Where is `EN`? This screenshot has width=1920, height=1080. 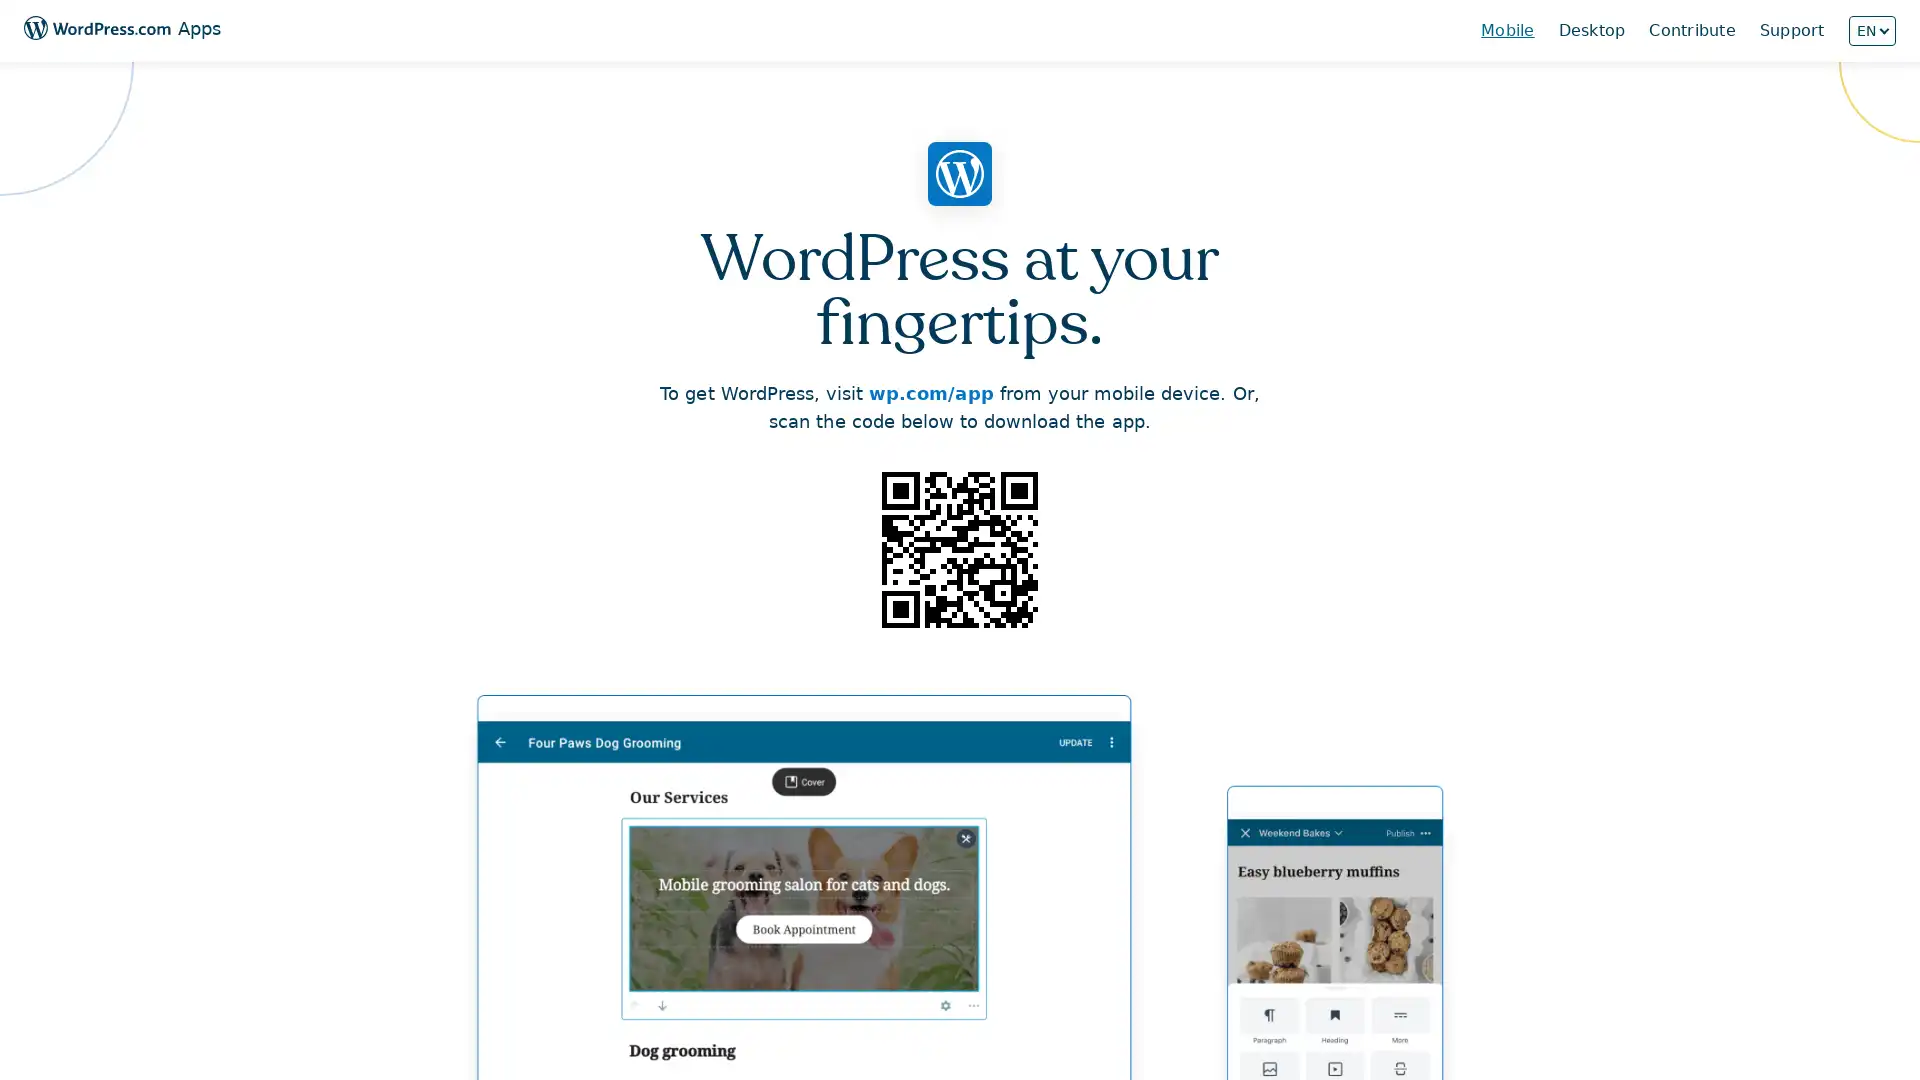
EN is located at coordinates (1871, 30).